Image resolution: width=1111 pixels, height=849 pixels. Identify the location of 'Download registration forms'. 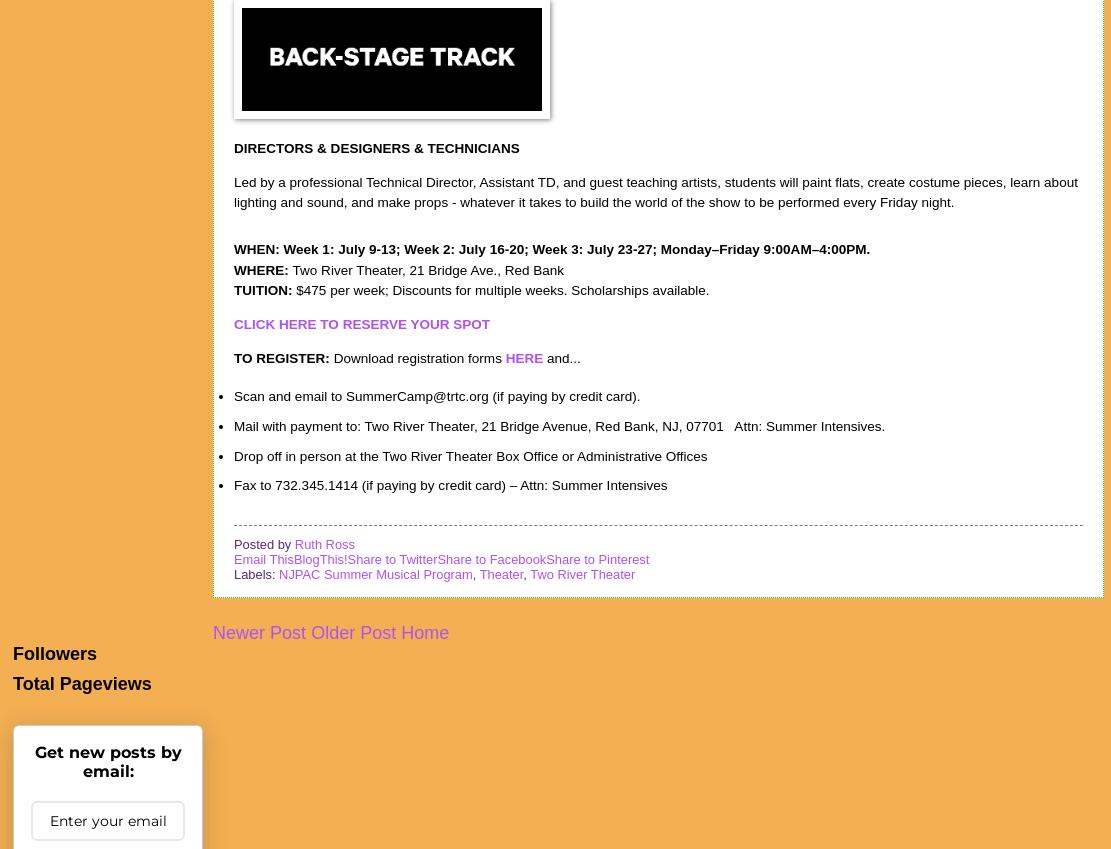
(418, 357).